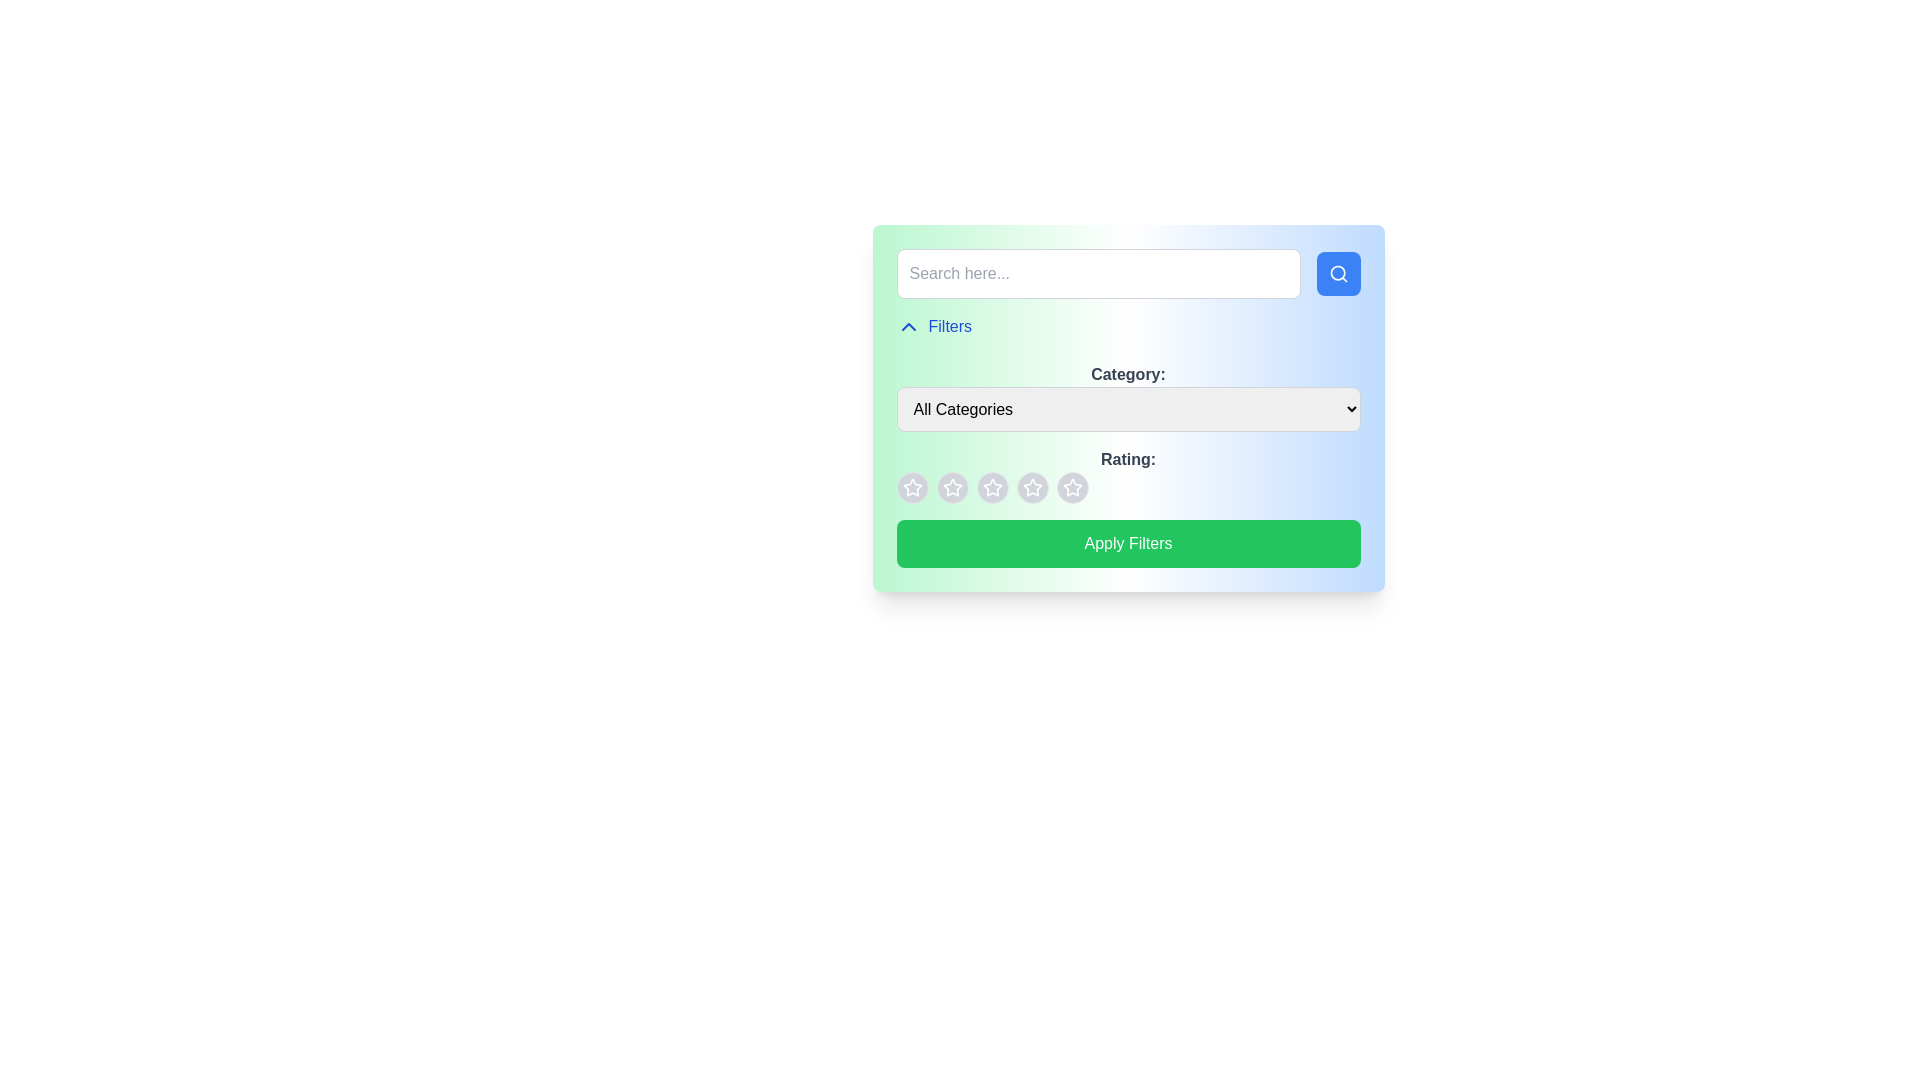  Describe the element at coordinates (1071, 488) in the screenshot. I see `the fifth star icon in the star rating system` at that location.